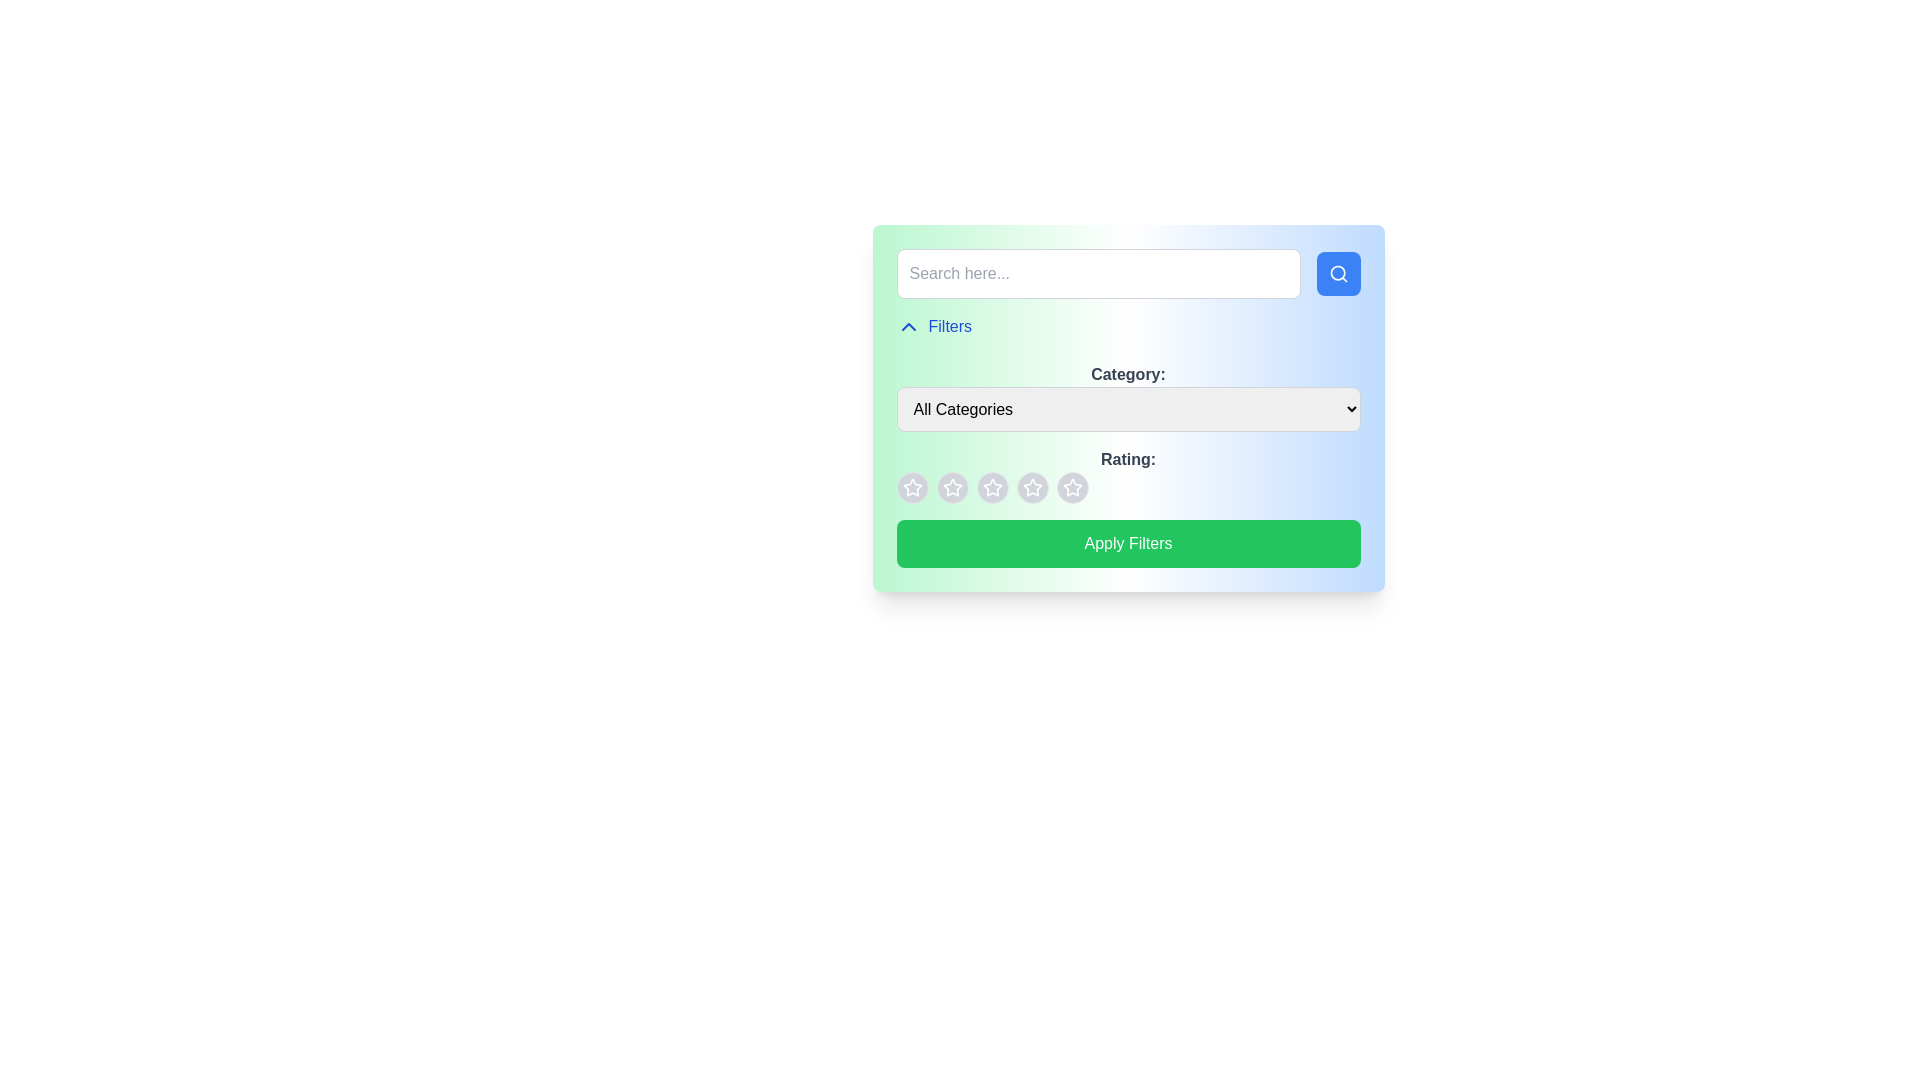  Describe the element at coordinates (1071, 488) in the screenshot. I see `the fifth star icon in the star rating system` at that location.